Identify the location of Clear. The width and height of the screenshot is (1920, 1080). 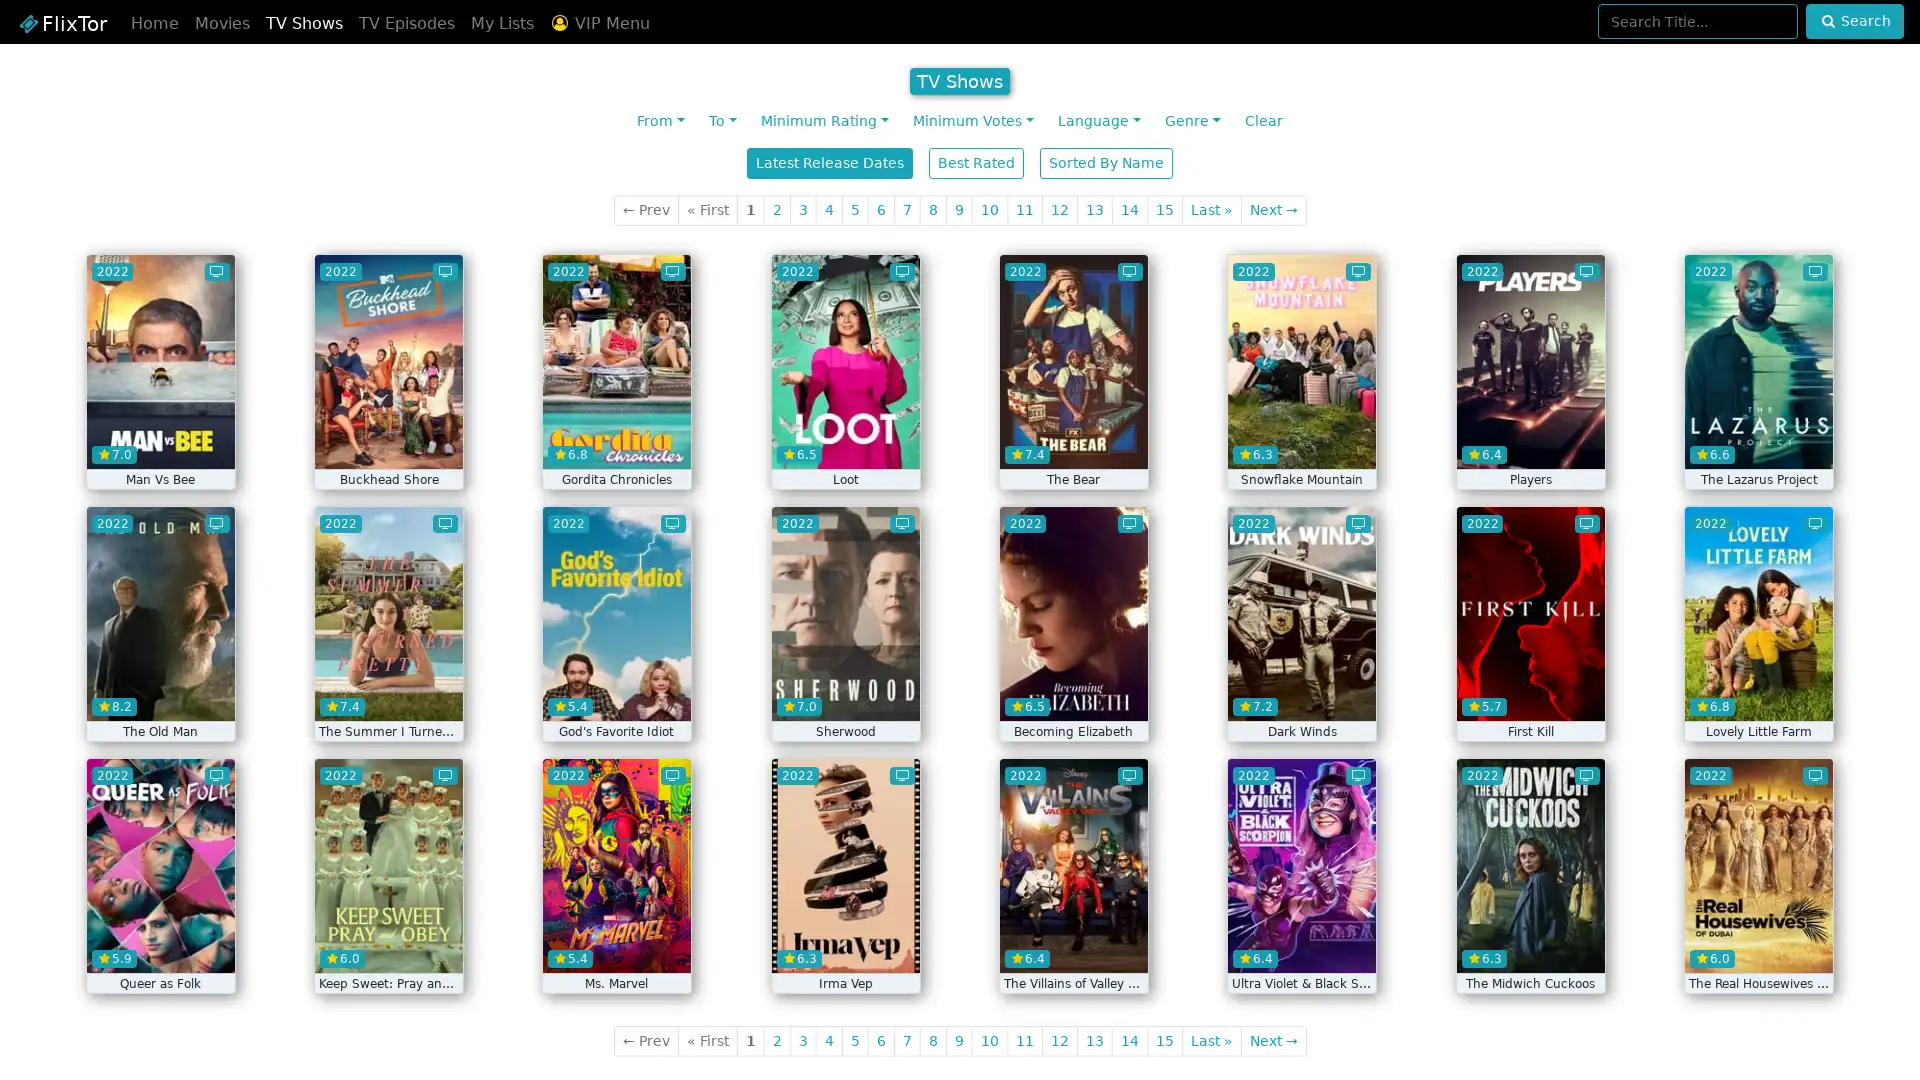
(1261, 121).